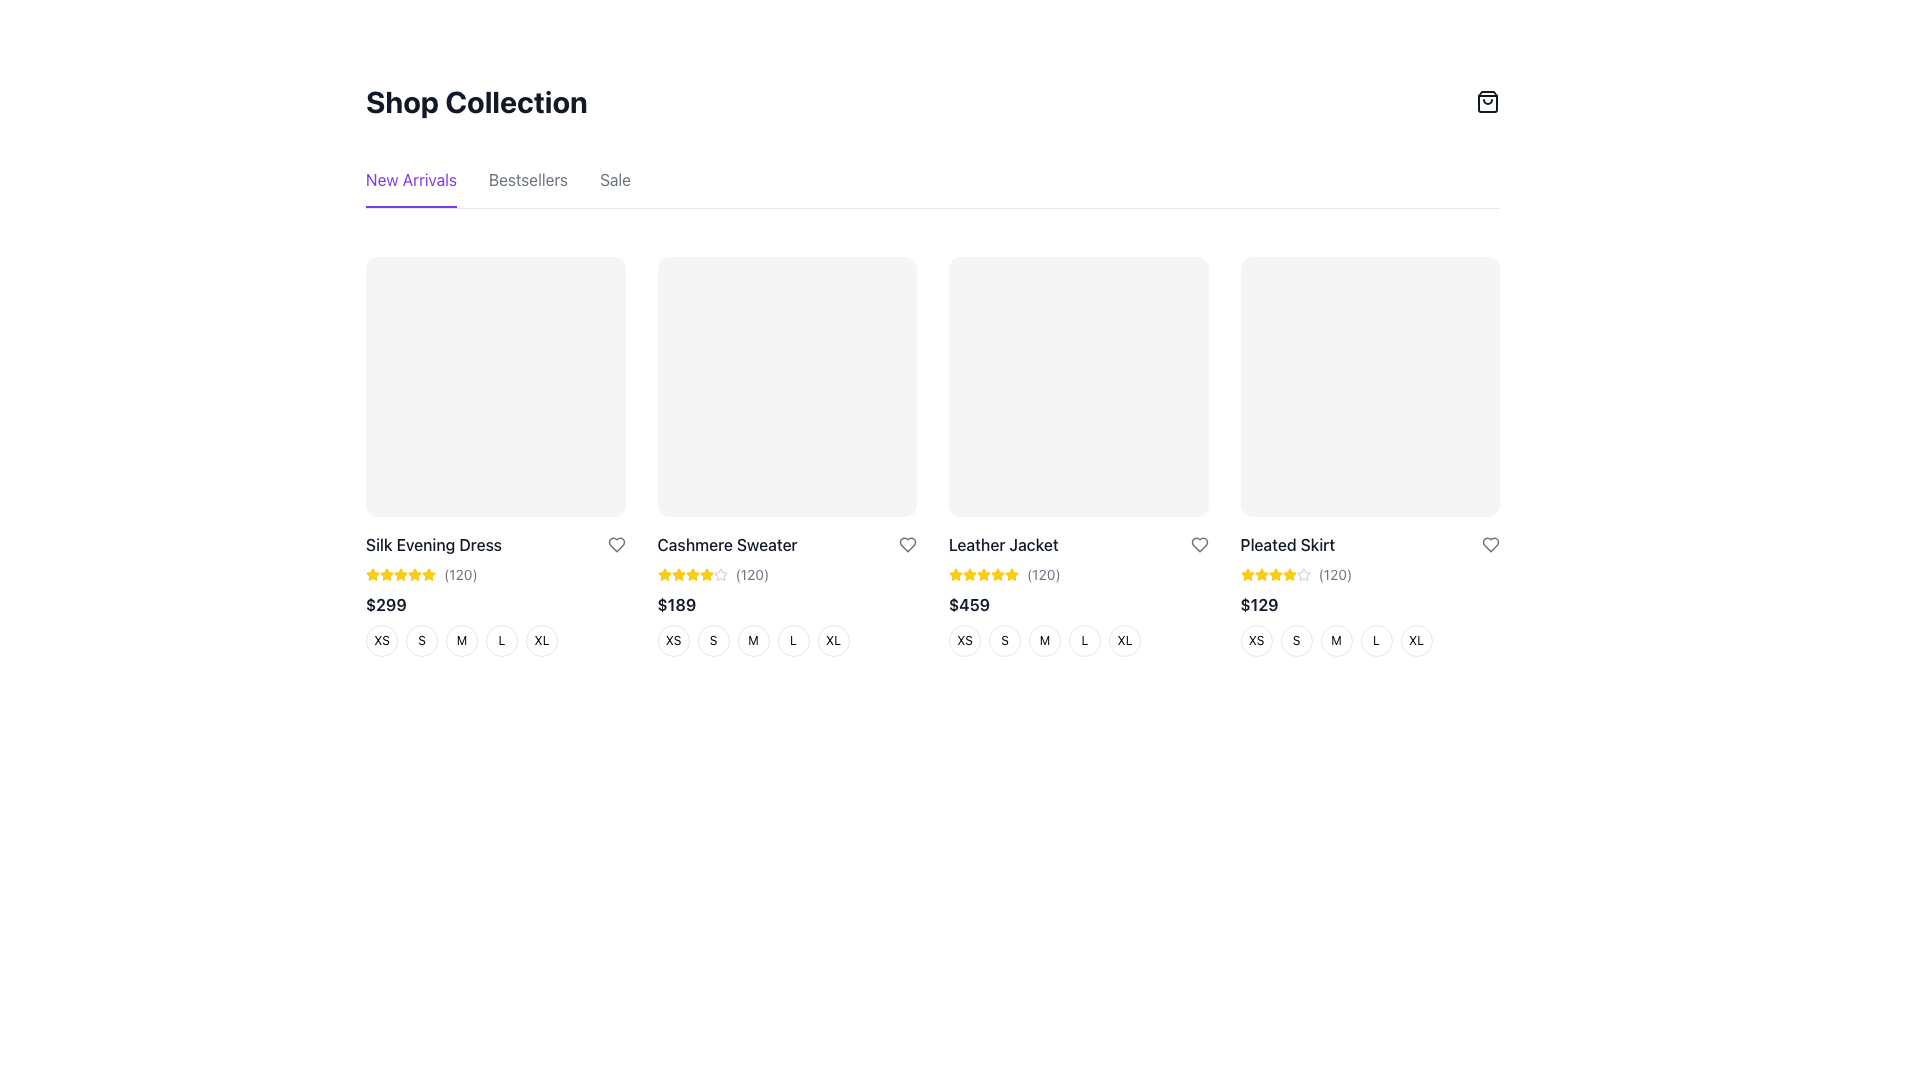 This screenshot has height=1080, width=1920. I want to click on the fourth filled star icon in the five-star rating system for the product 'Cashmere Sweater', located beneath the product title and above the price, so click(692, 574).